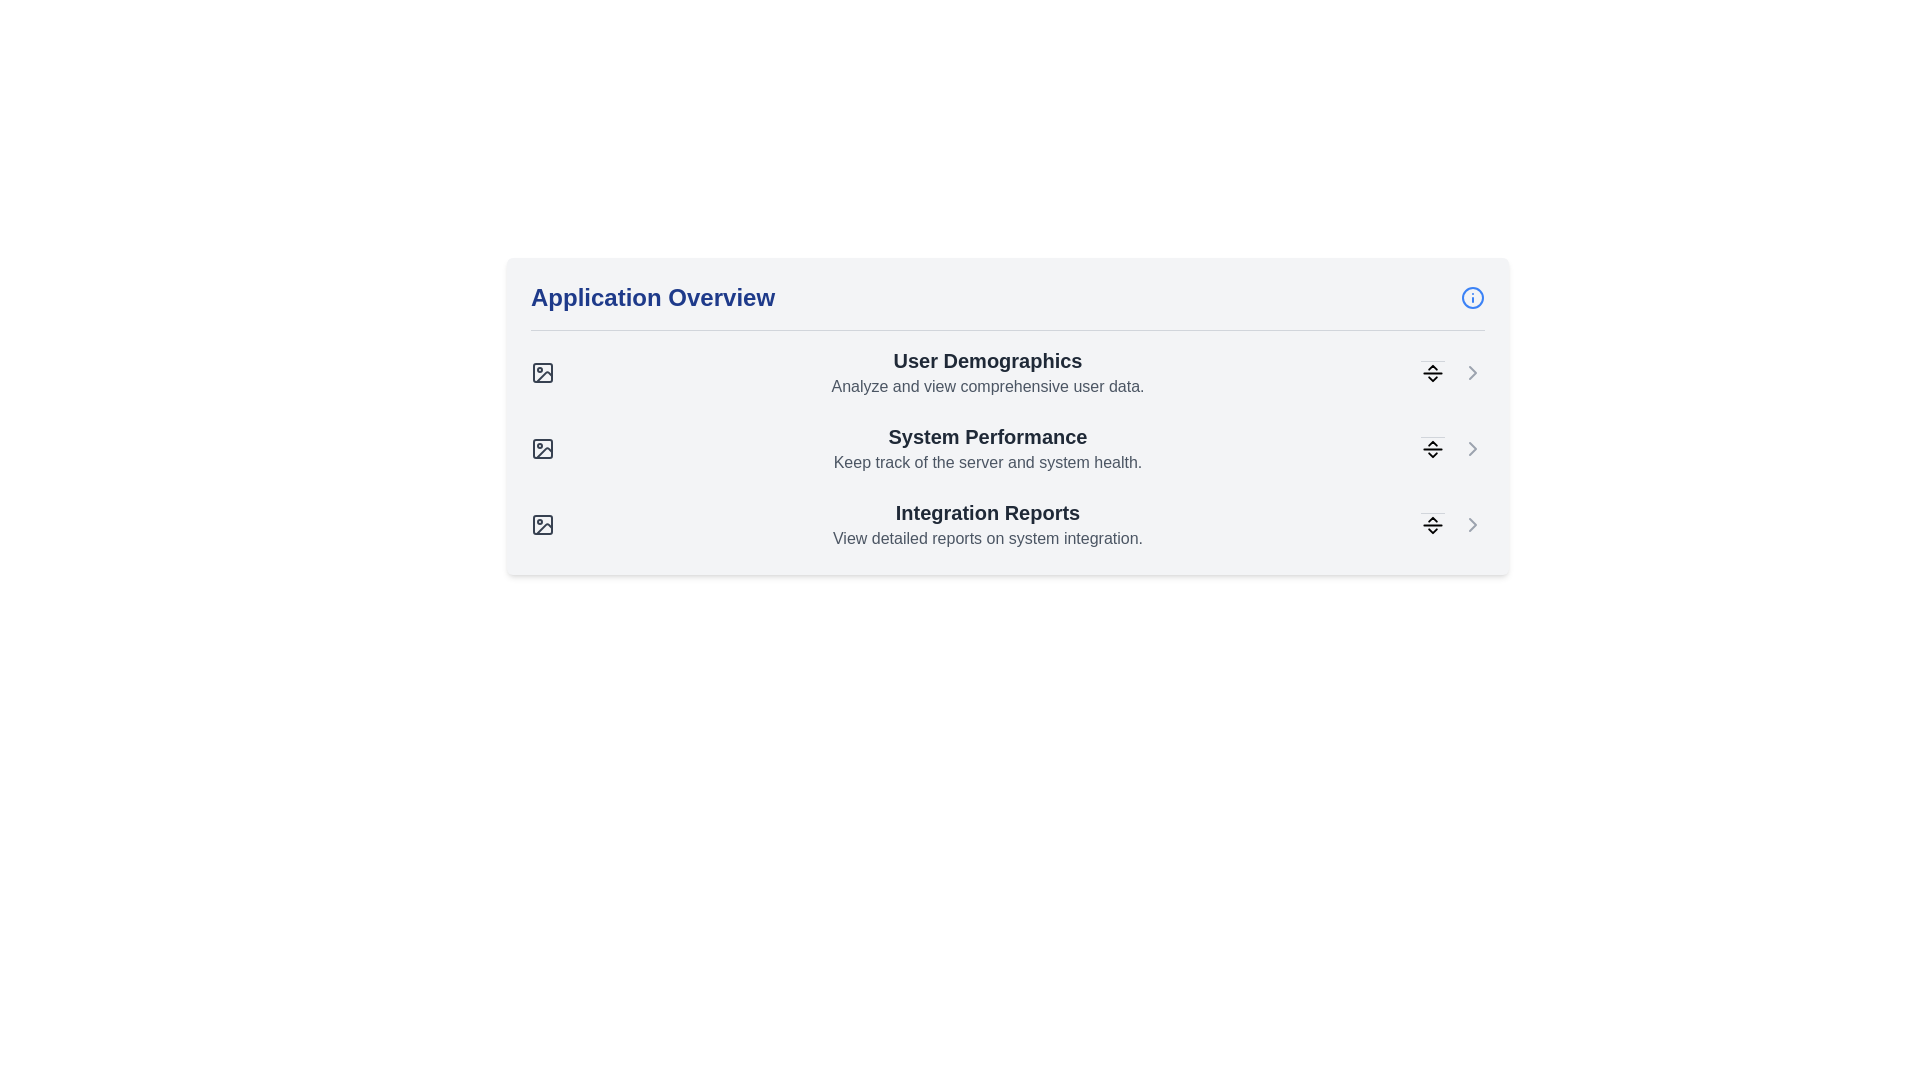 This screenshot has width=1920, height=1080. Describe the element at coordinates (1473, 523) in the screenshot. I see `the rightward-pointing gray chevron icon located at the far right of the 'Integration Reports' section` at that location.